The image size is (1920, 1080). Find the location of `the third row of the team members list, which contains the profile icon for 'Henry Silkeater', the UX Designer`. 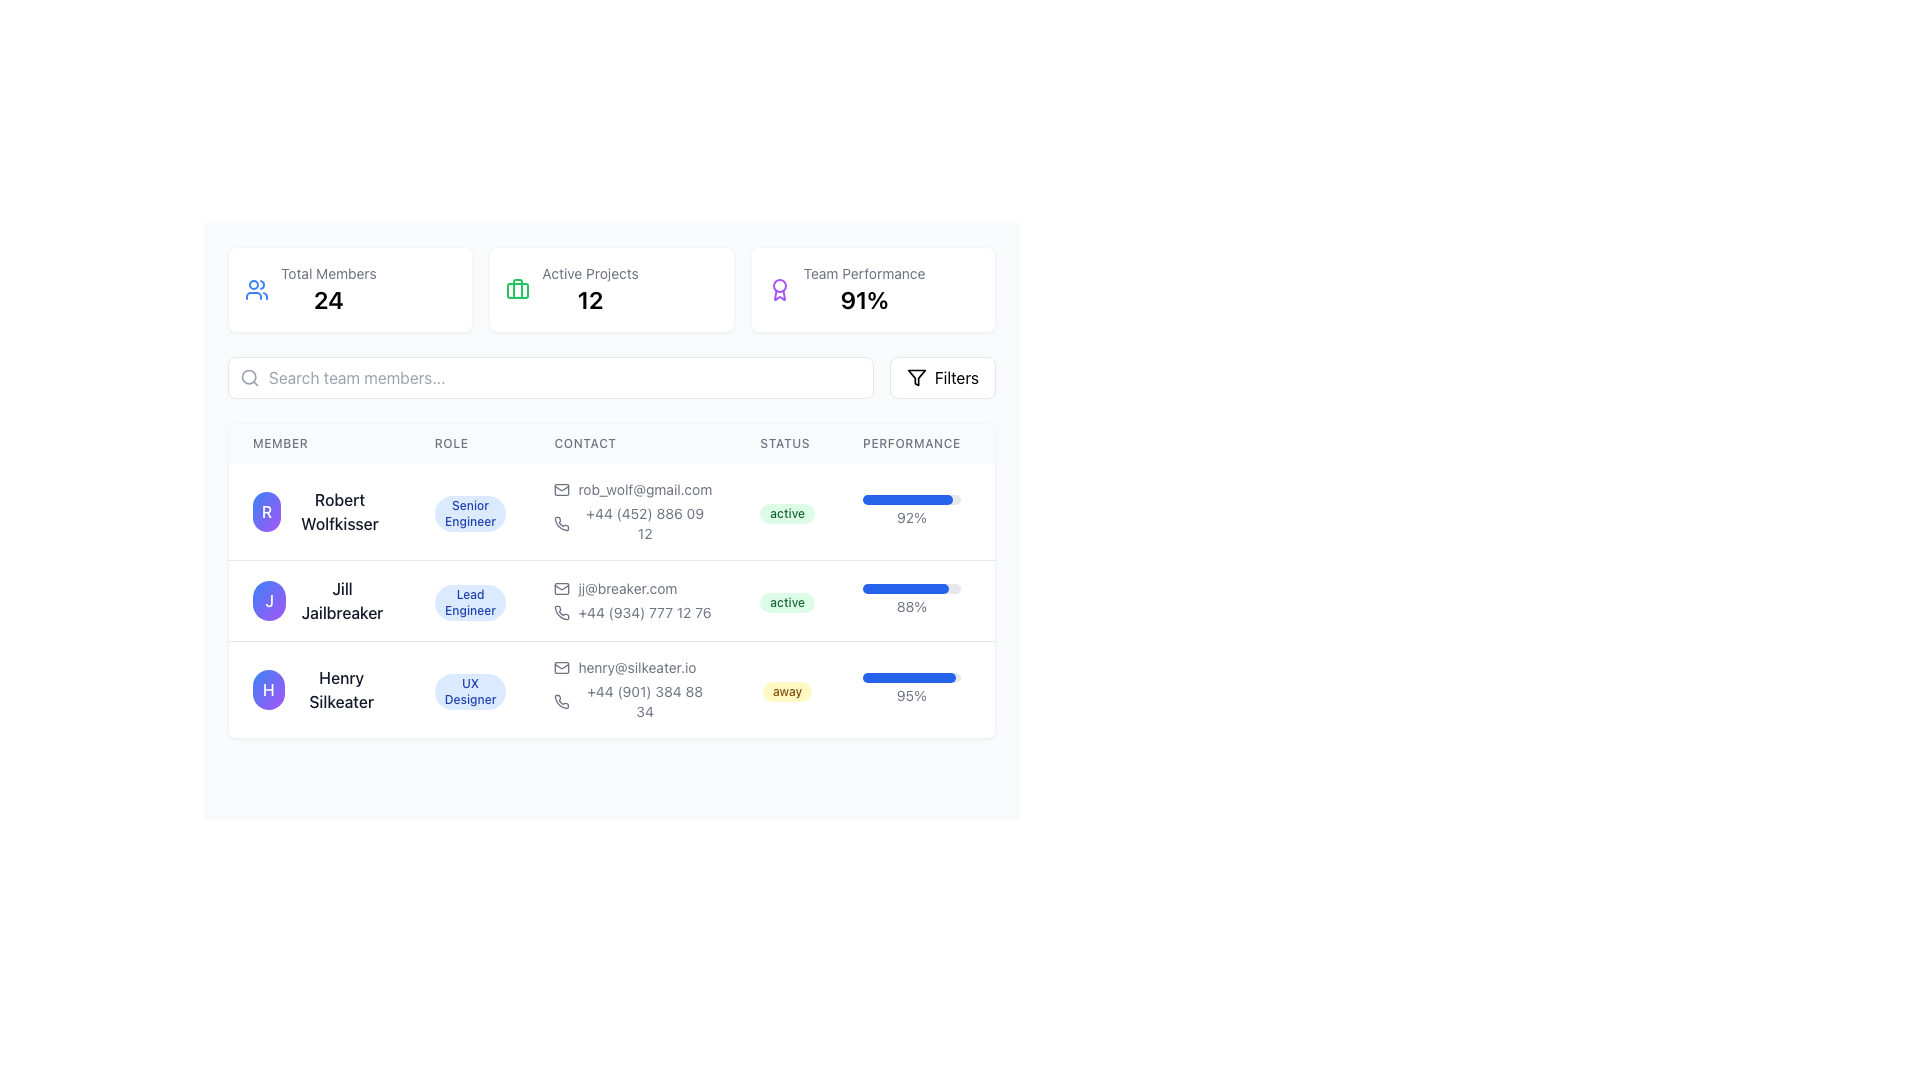

the third row of the team members list, which contains the profile icon for 'Henry Silkeater', the UX Designer is located at coordinates (659, 688).